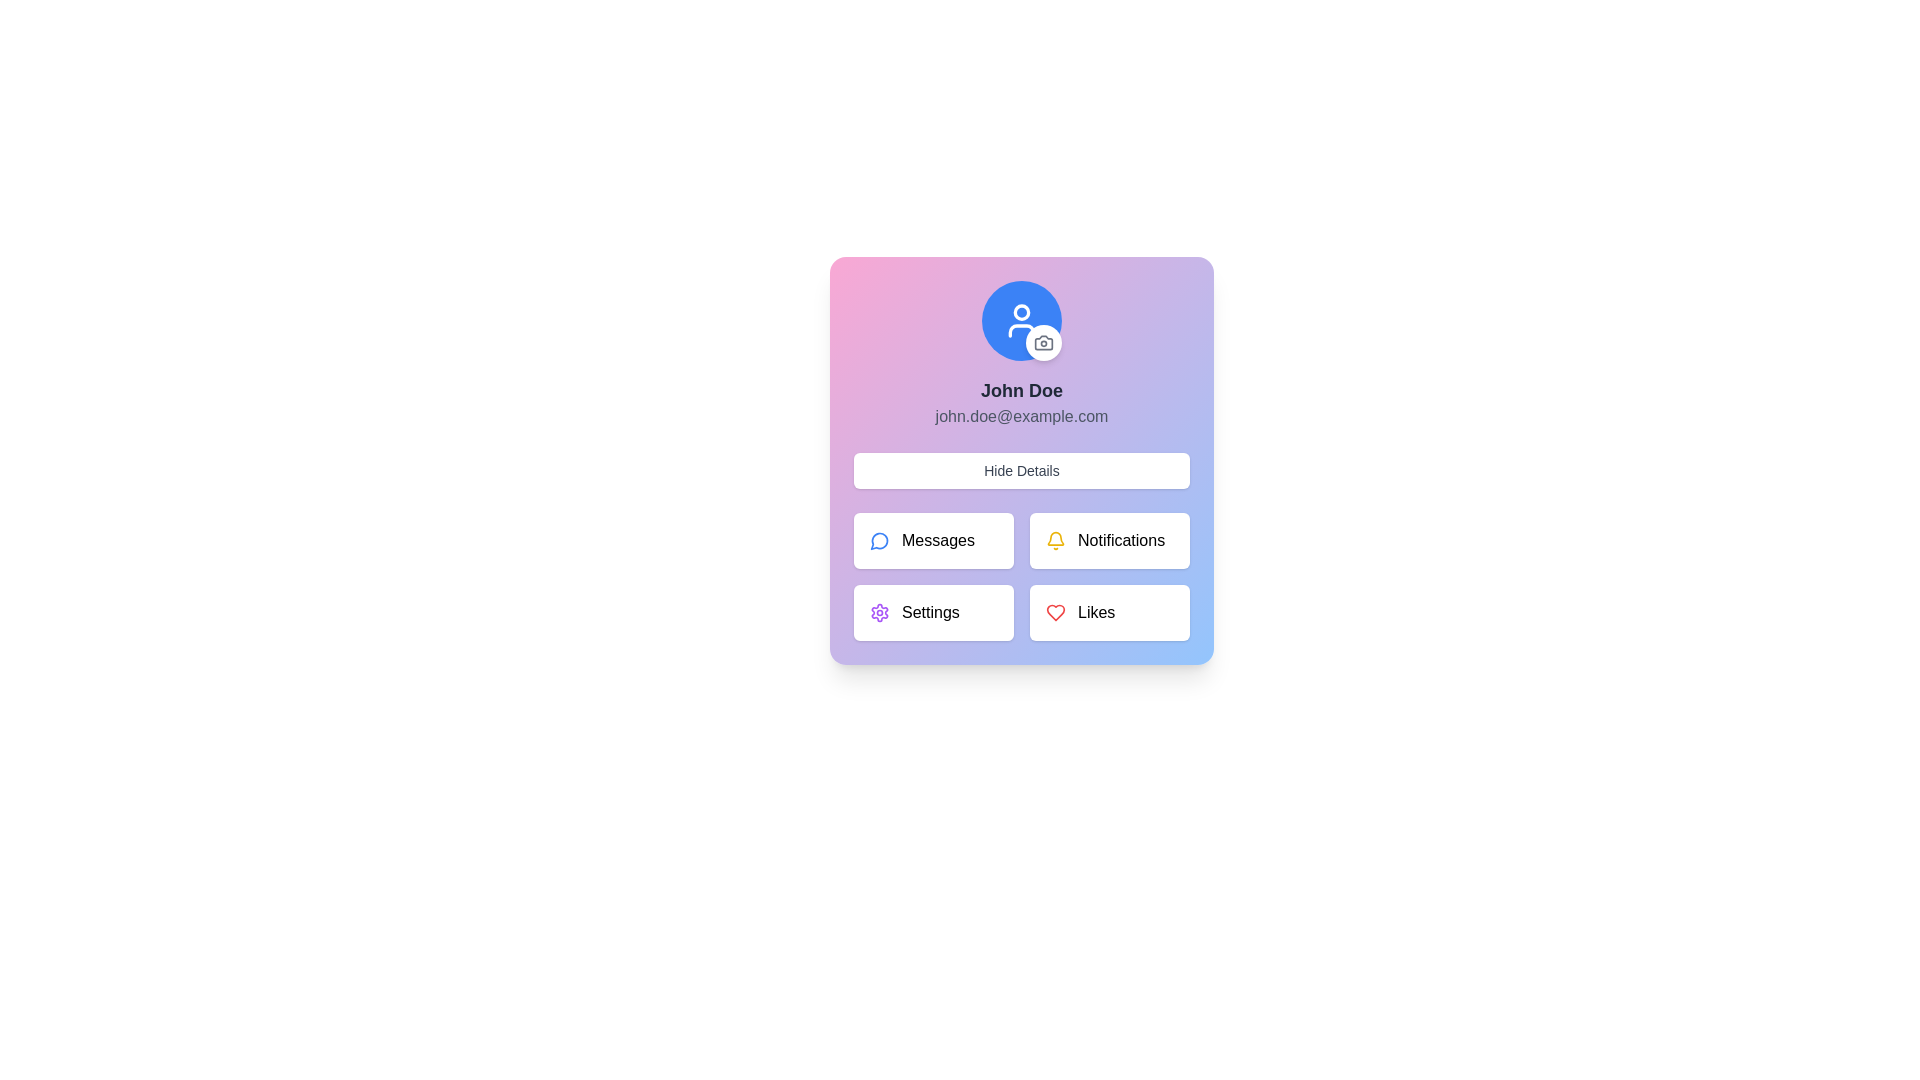 This screenshot has height=1080, width=1920. I want to click on the gear icon with a purple outline located, so click(879, 612).